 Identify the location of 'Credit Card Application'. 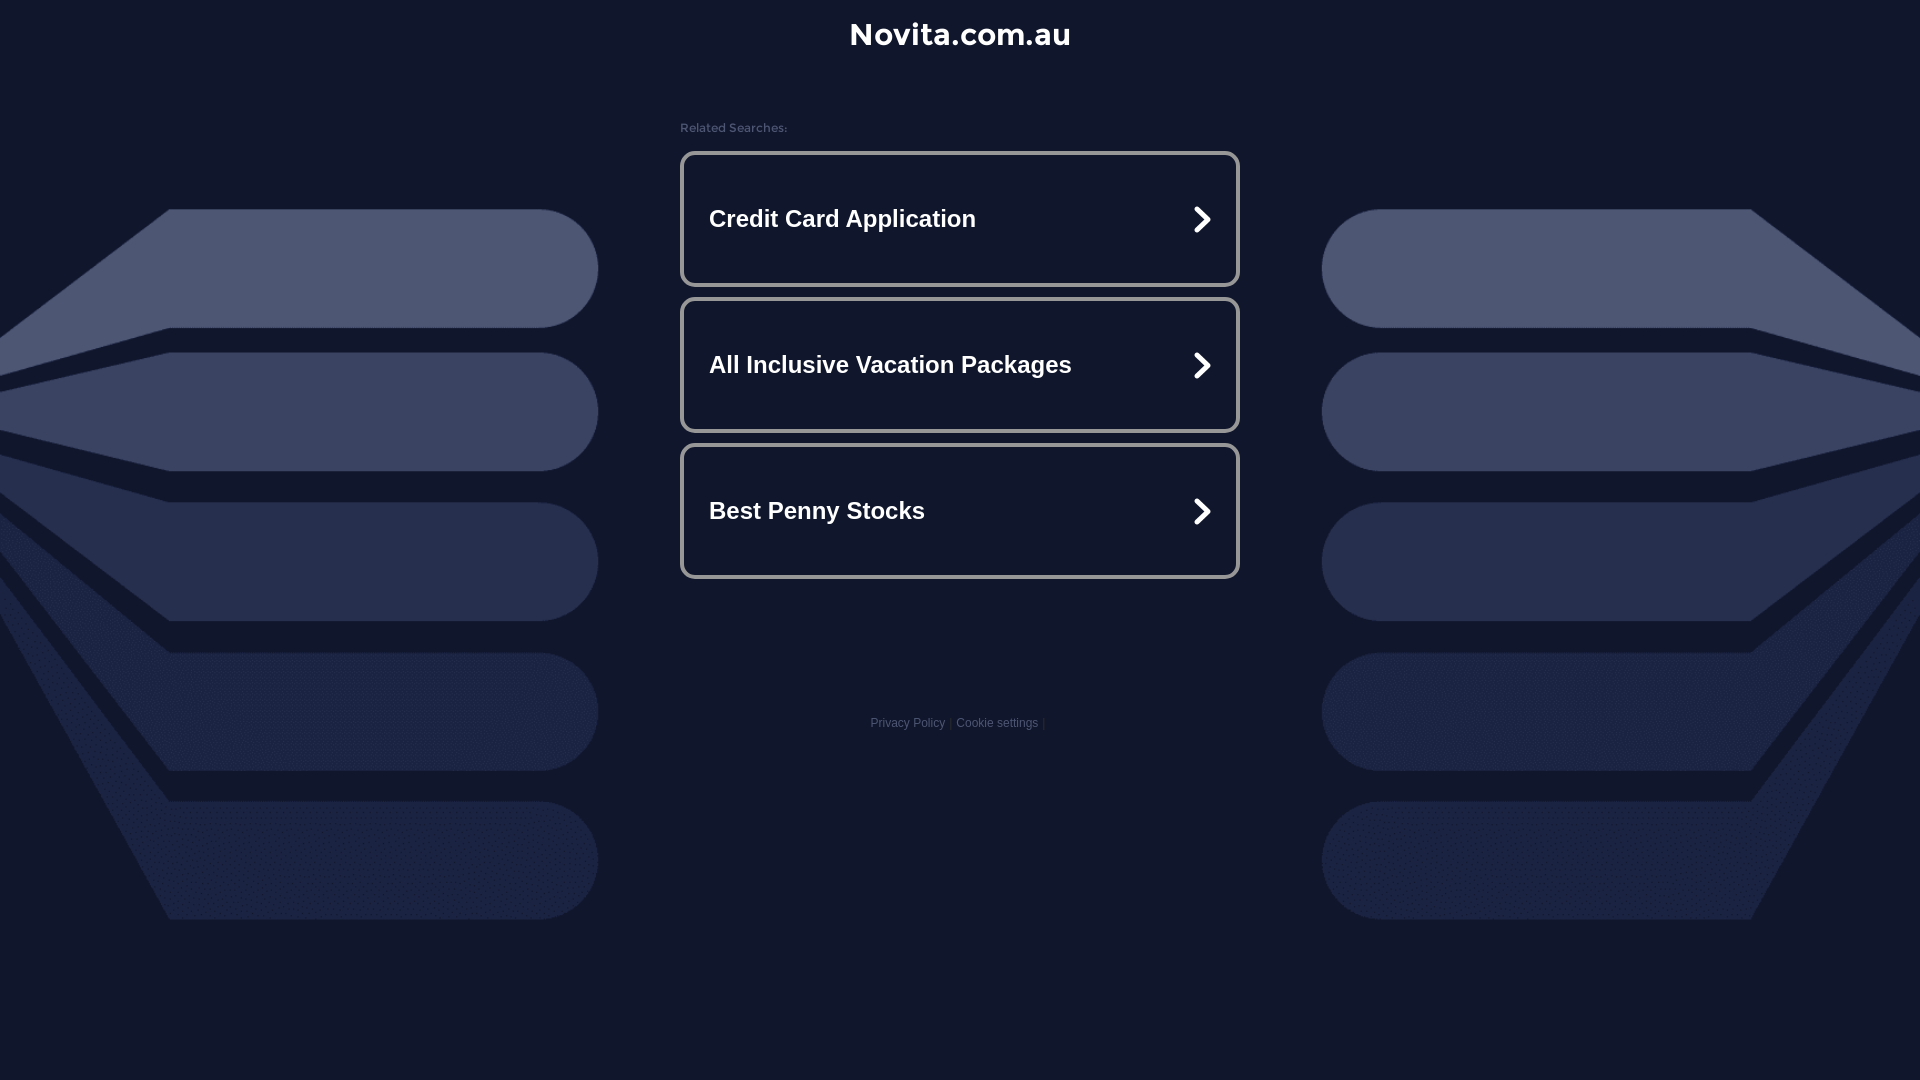
(960, 219).